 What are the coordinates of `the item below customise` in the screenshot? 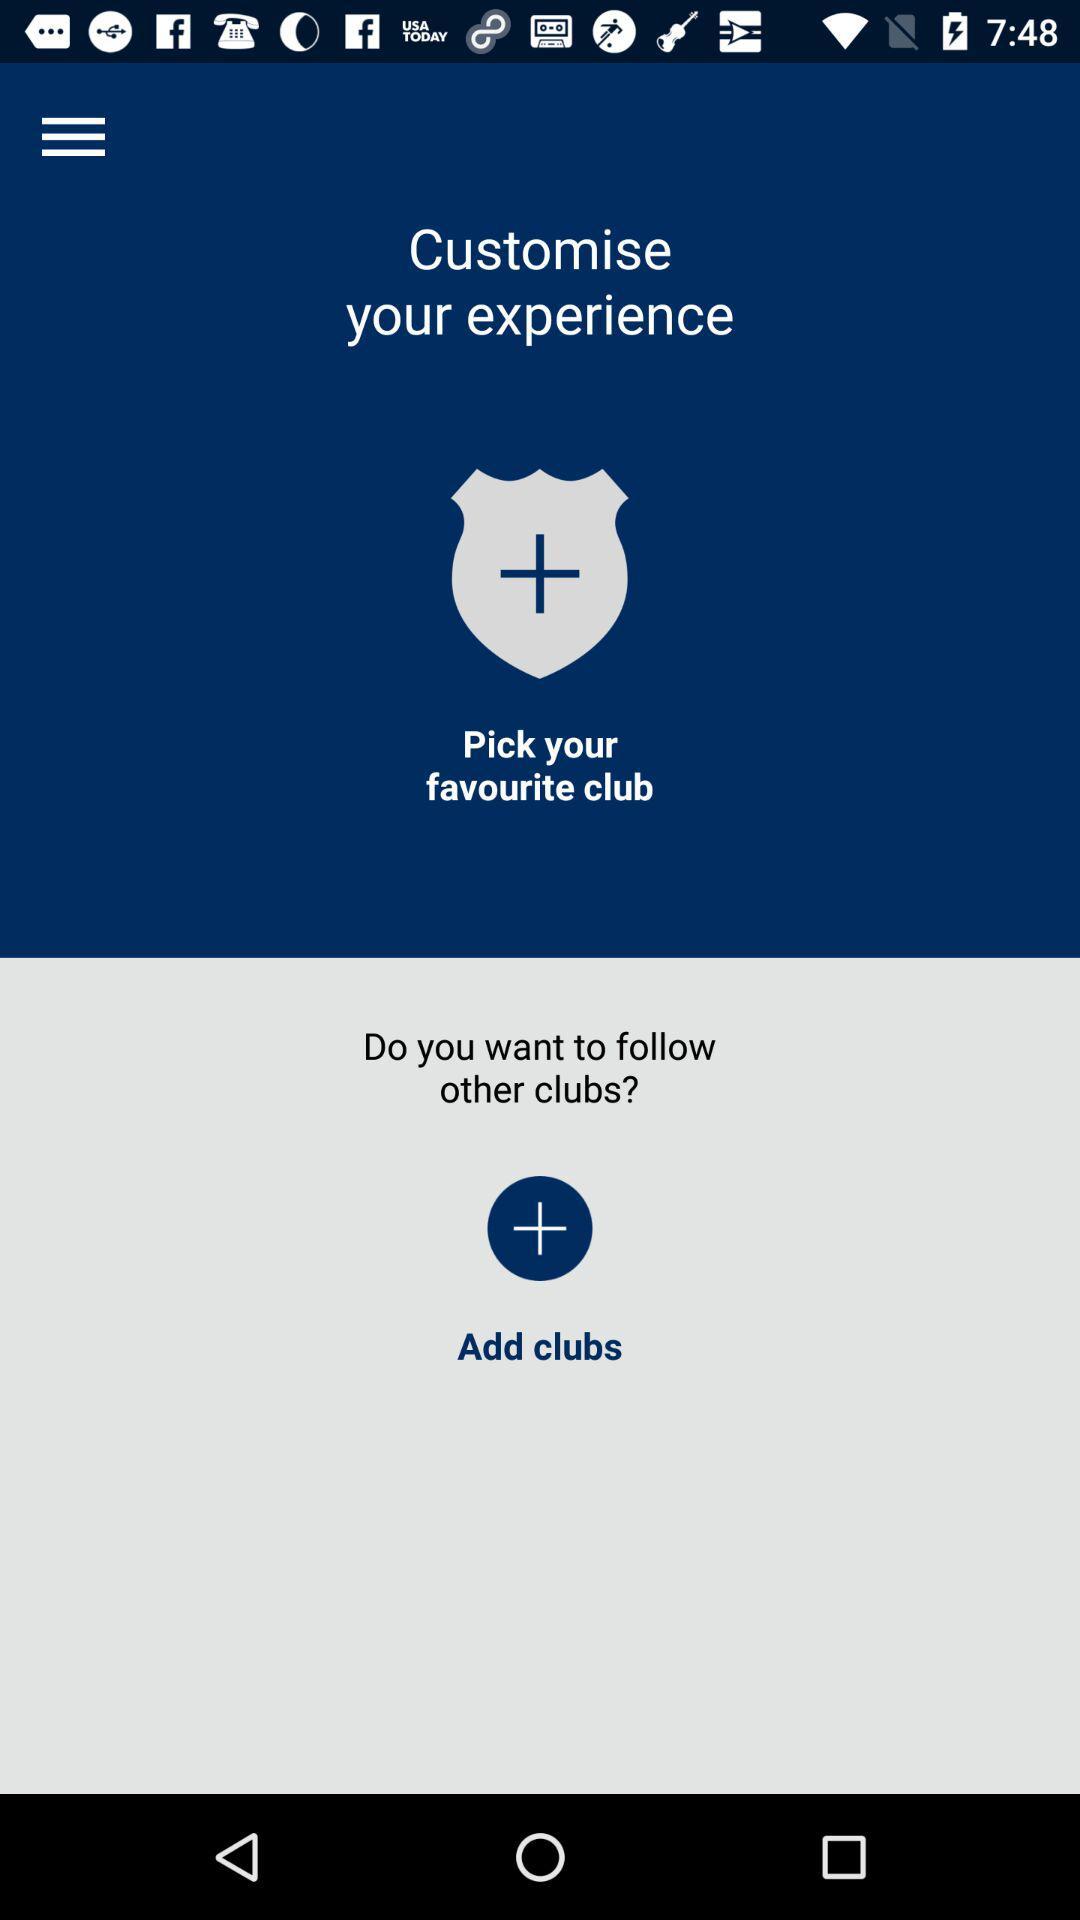 It's located at (540, 572).